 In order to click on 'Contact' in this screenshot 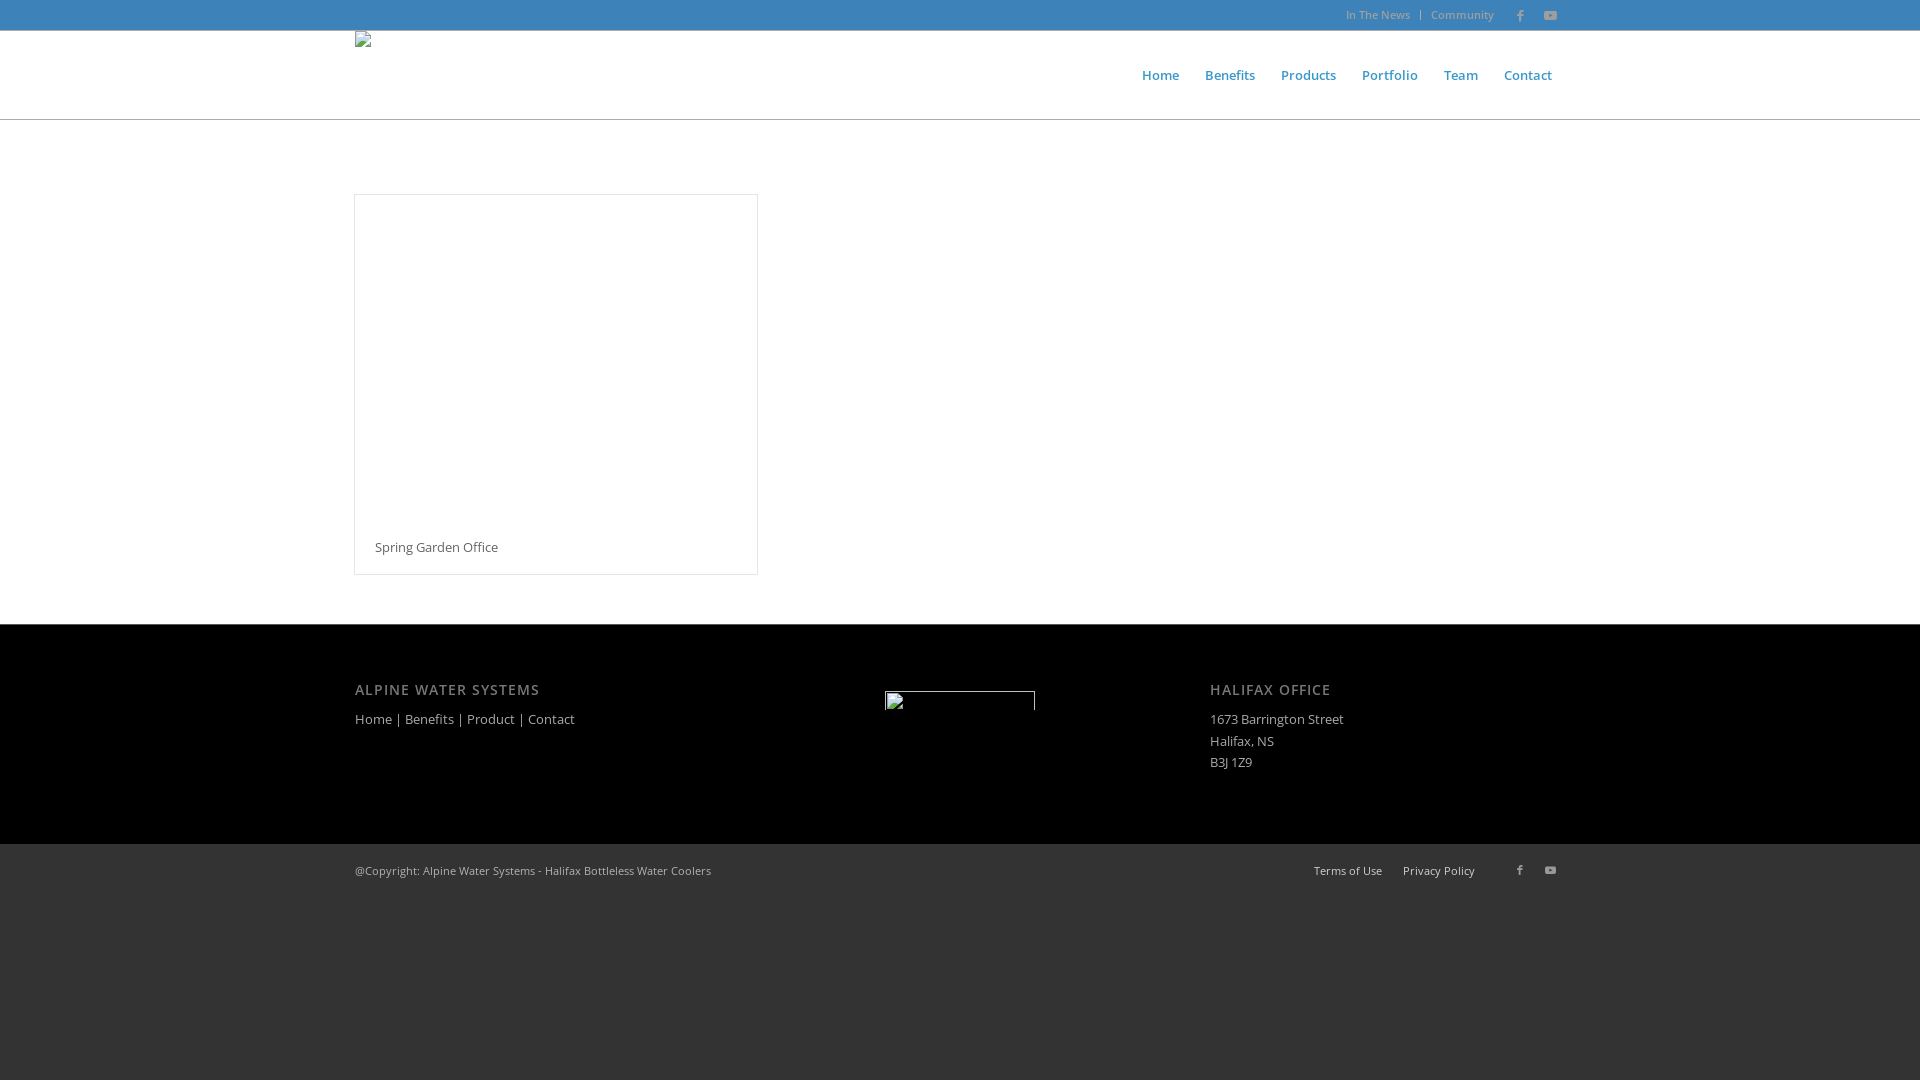, I will do `click(551, 717)`.